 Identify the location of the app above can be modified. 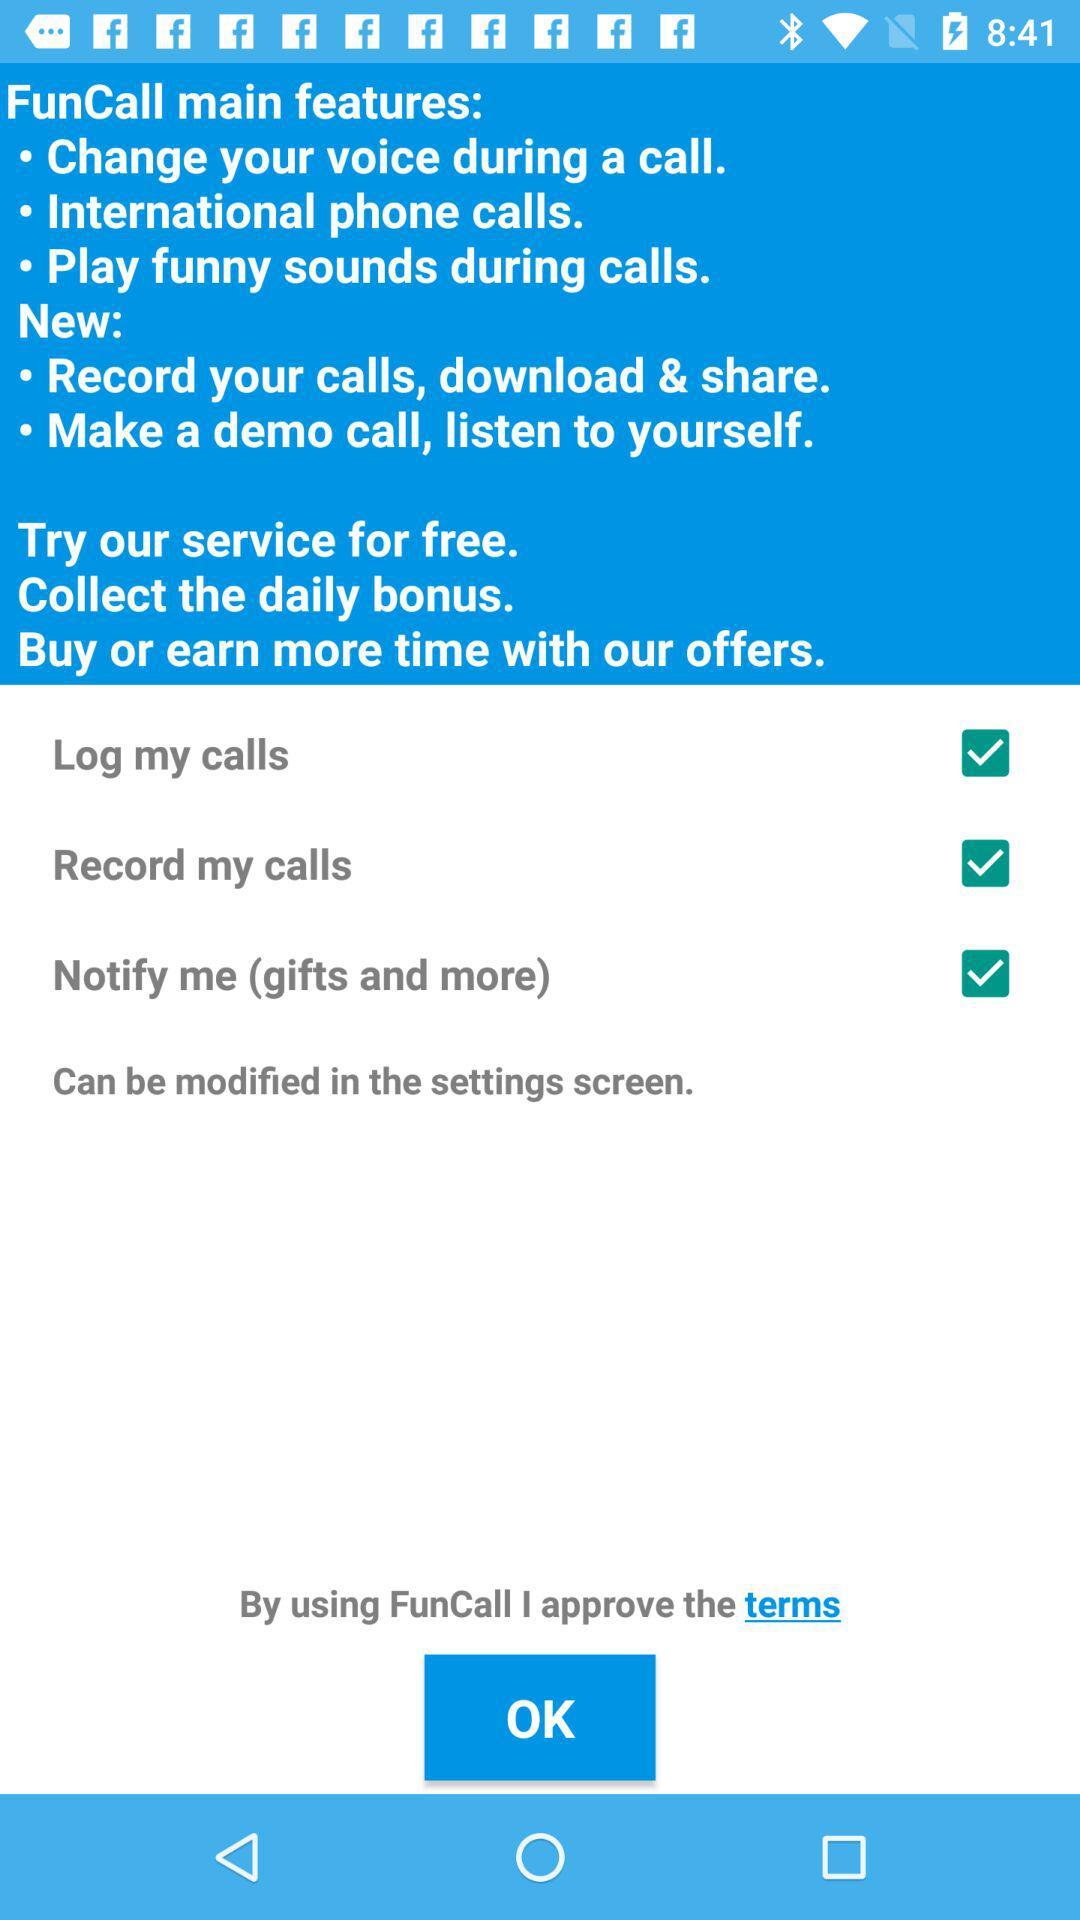
(540, 973).